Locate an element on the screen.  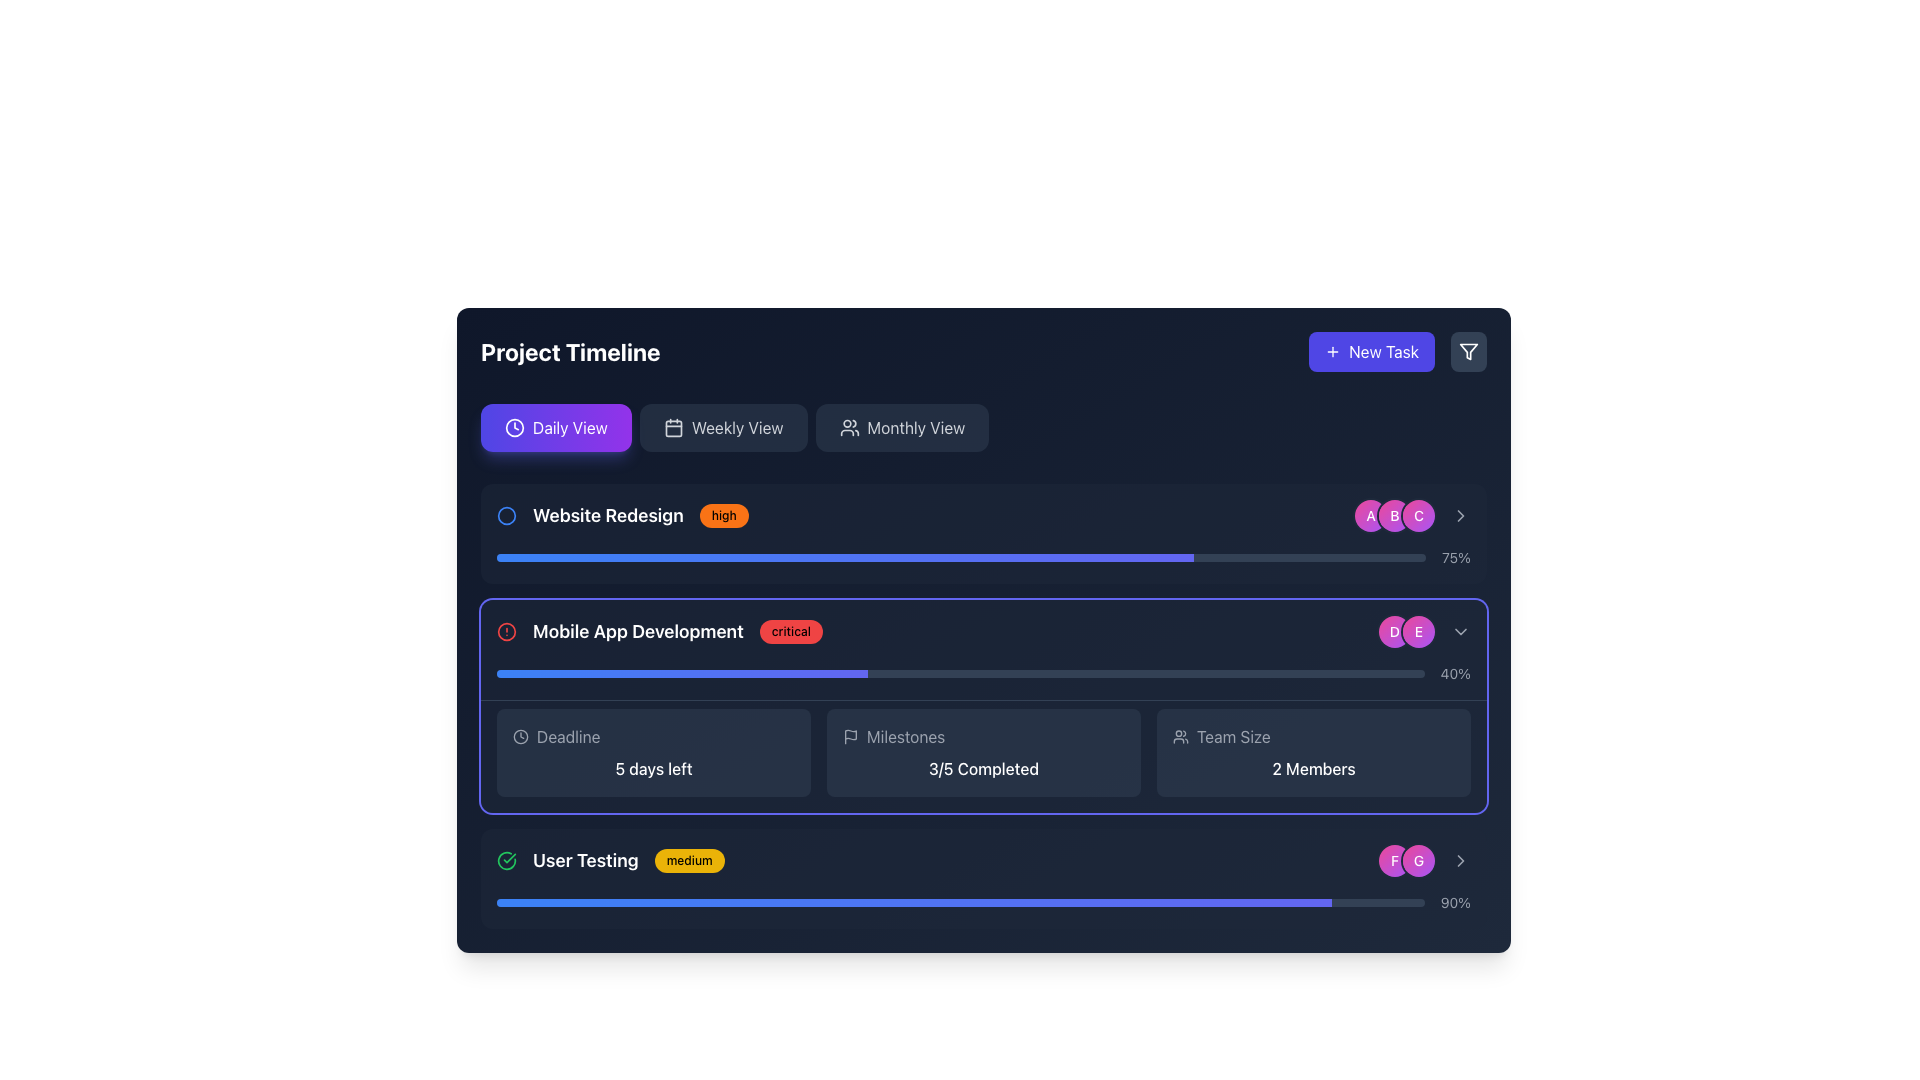
the circular avatar button with a gradient background transitioning from pink to purple, featuring the letter 'C' in white, bold font, for selection is located at coordinates (1411, 515).